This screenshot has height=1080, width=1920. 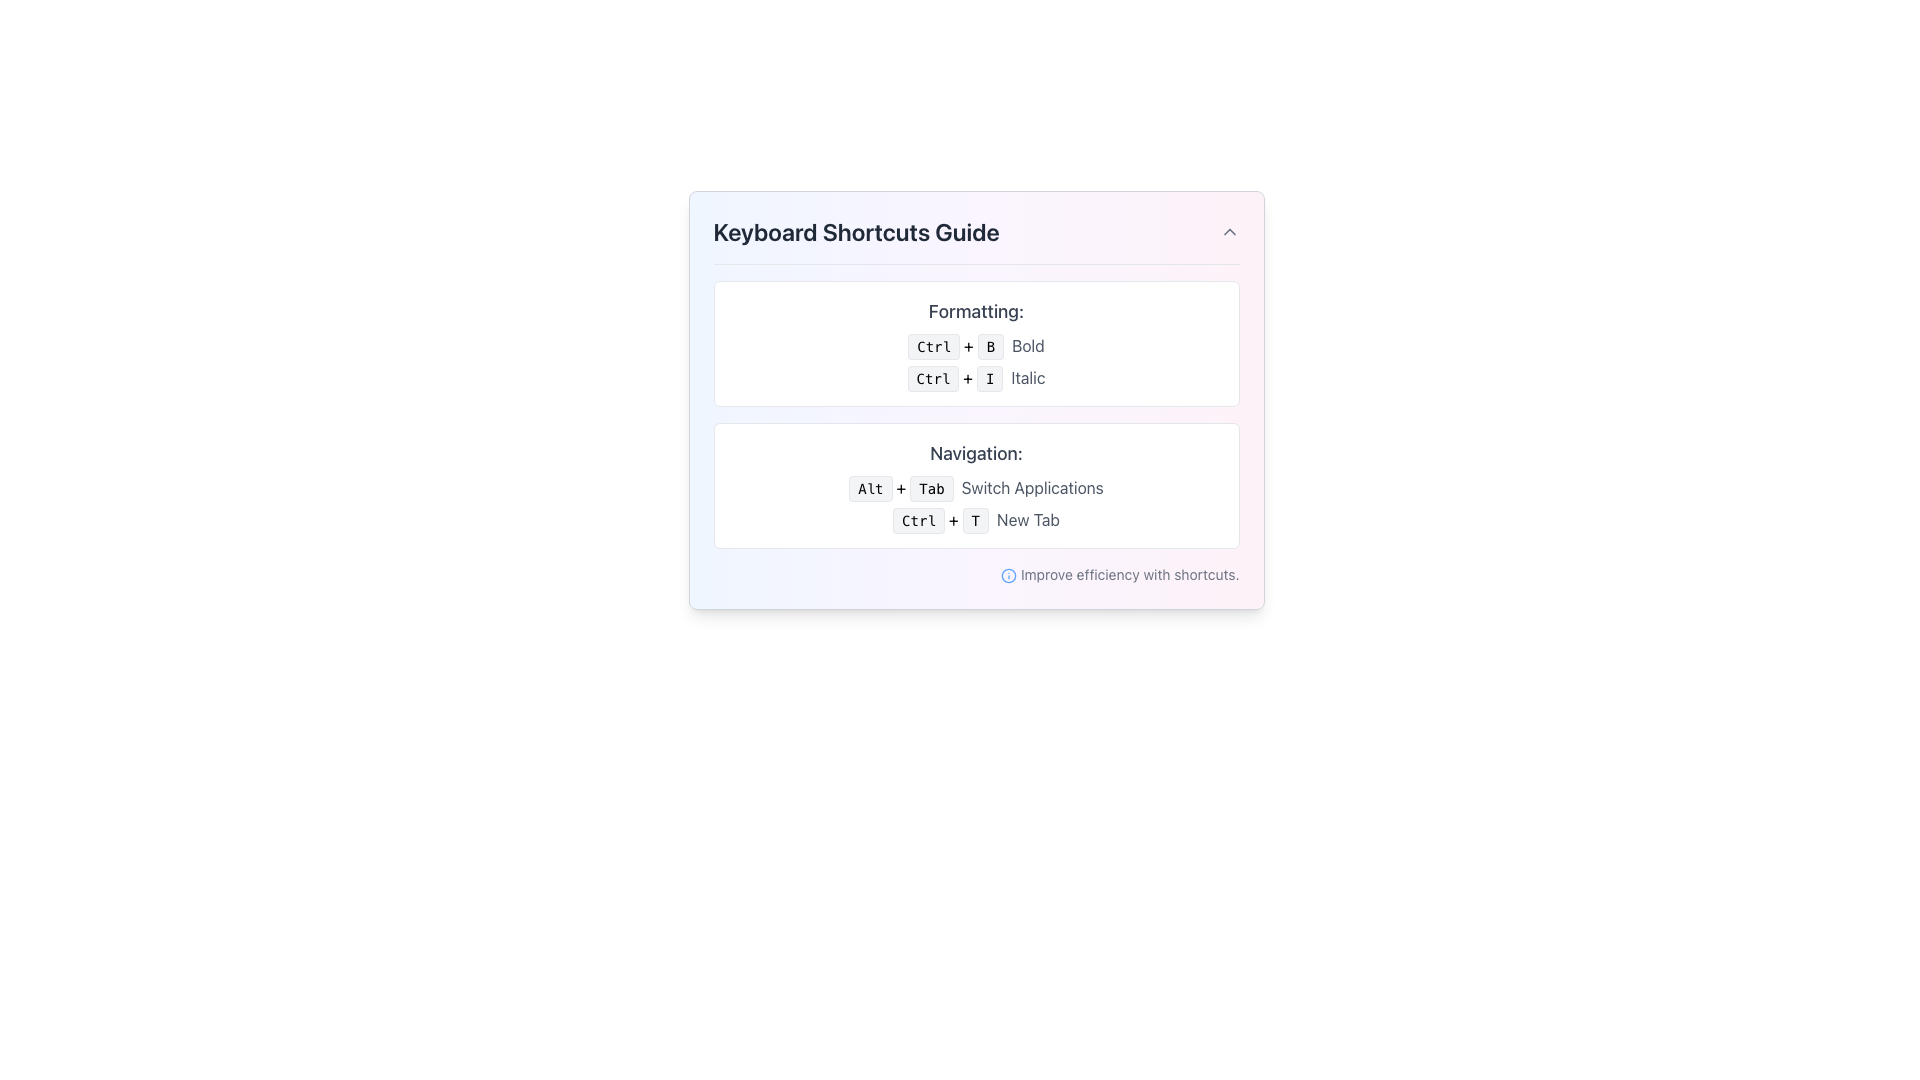 What do you see at coordinates (1008, 576) in the screenshot?
I see `the central circle of the informational icon located in the top-right section of the interface` at bounding box center [1008, 576].